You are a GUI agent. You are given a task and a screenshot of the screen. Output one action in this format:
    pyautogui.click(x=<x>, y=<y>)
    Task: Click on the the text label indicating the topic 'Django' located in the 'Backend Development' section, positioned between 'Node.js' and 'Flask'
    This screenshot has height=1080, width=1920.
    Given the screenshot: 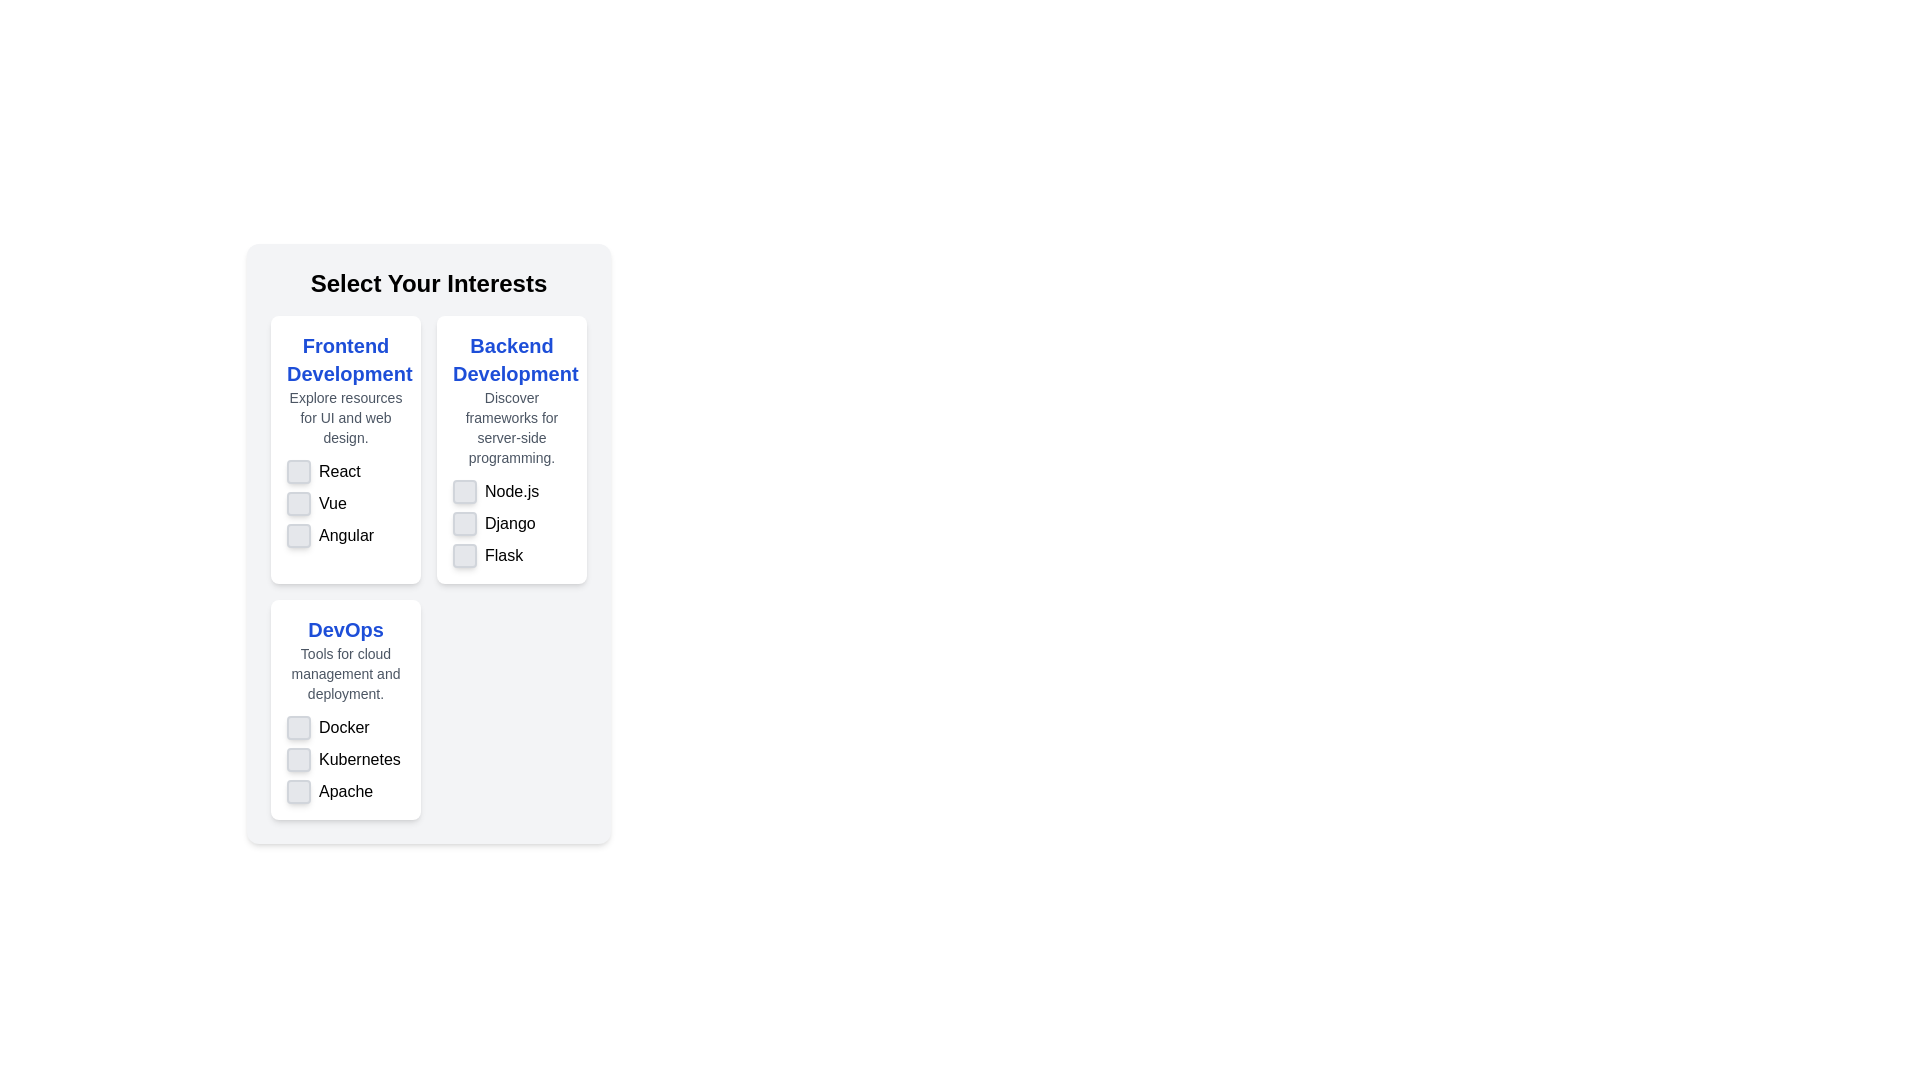 What is the action you would take?
    pyautogui.click(x=510, y=523)
    